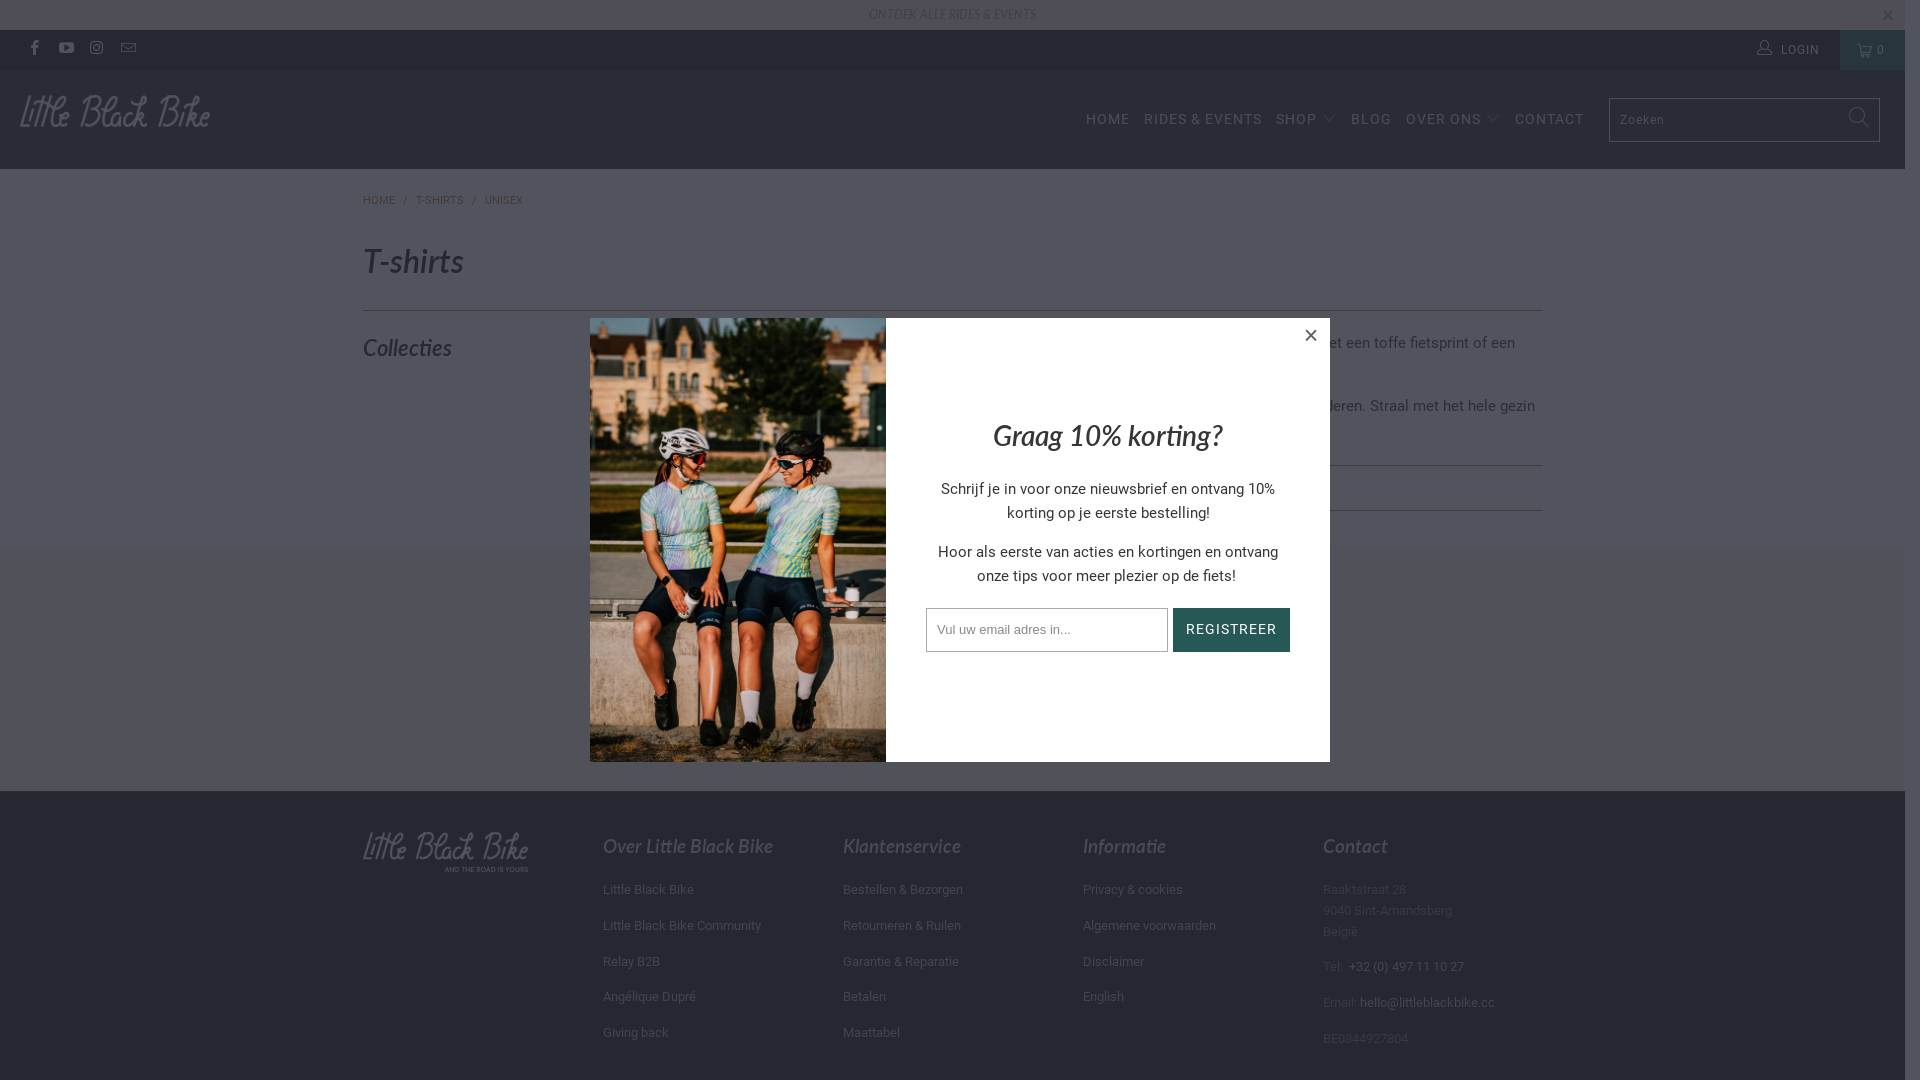 Image resolution: width=1920 pixels, height=1080 pixels. I want to click on '0', so click(1871, 49).